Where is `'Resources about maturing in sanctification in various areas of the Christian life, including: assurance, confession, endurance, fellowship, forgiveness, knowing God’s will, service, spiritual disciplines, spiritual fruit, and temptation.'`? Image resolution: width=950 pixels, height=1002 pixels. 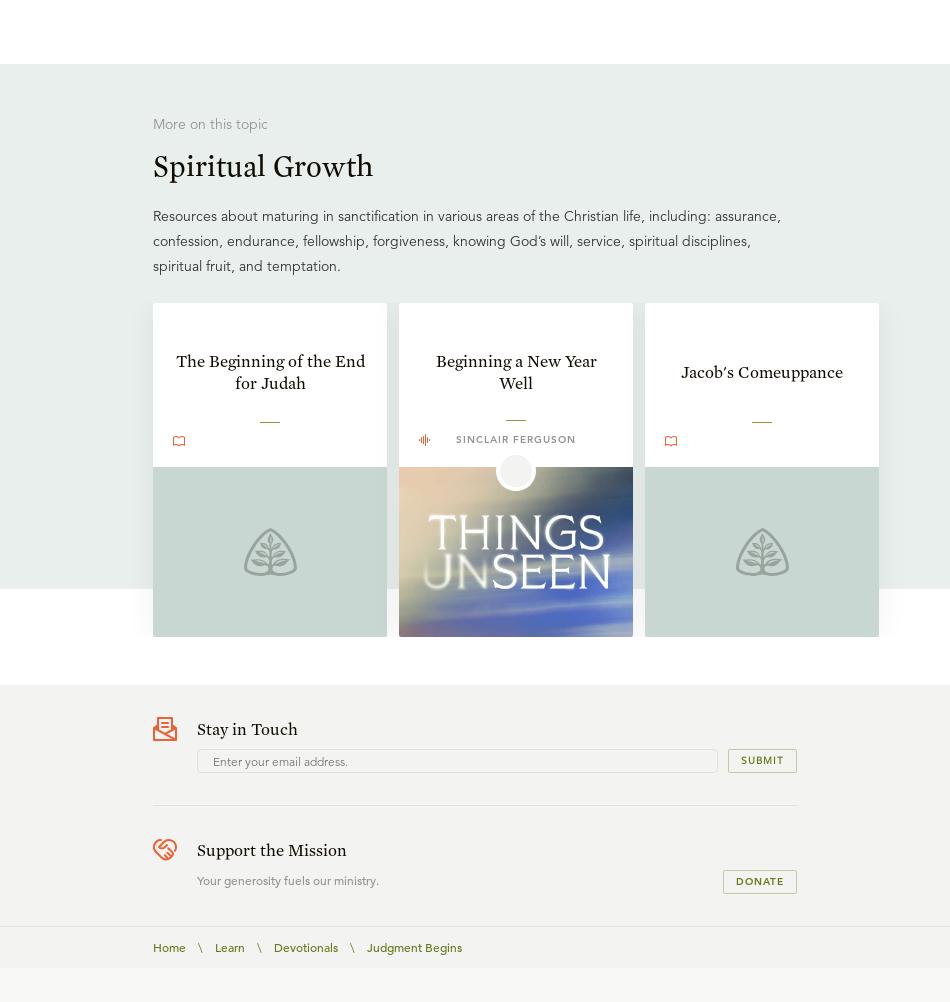
'Resources about maturing in sanctification in various areas of the Christian life, including: assurance, confession, endurance, fellowship, forgiveness, knowing God’s will, service, spiritual disciplines, spiritual fruit, and temptation.' is located at coordinates (466, 239).